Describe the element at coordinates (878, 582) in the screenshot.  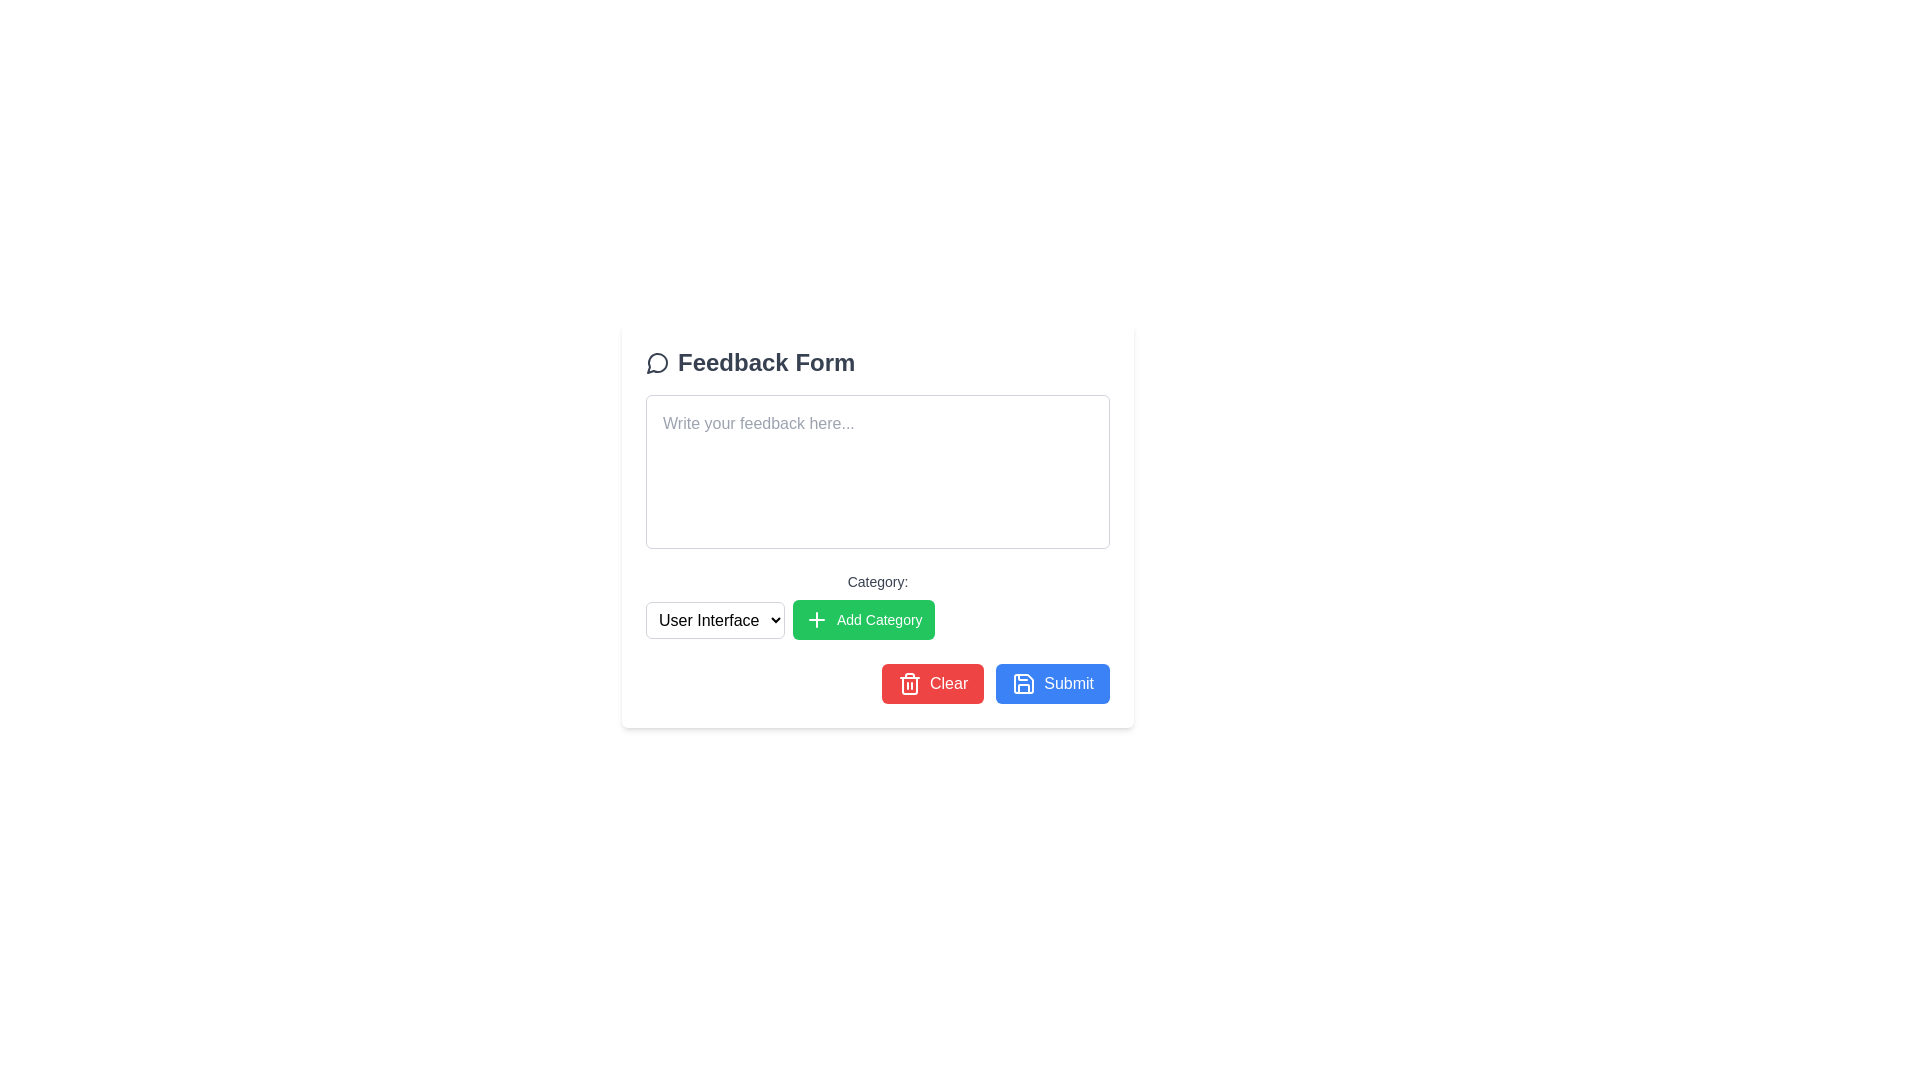
I see `the label that indicates the purpose of the adjacent dropdown menu in the 'Feedback Form' interface, positioned above the 'User Interface' dropdown and the 'Add Category' button` at that location.